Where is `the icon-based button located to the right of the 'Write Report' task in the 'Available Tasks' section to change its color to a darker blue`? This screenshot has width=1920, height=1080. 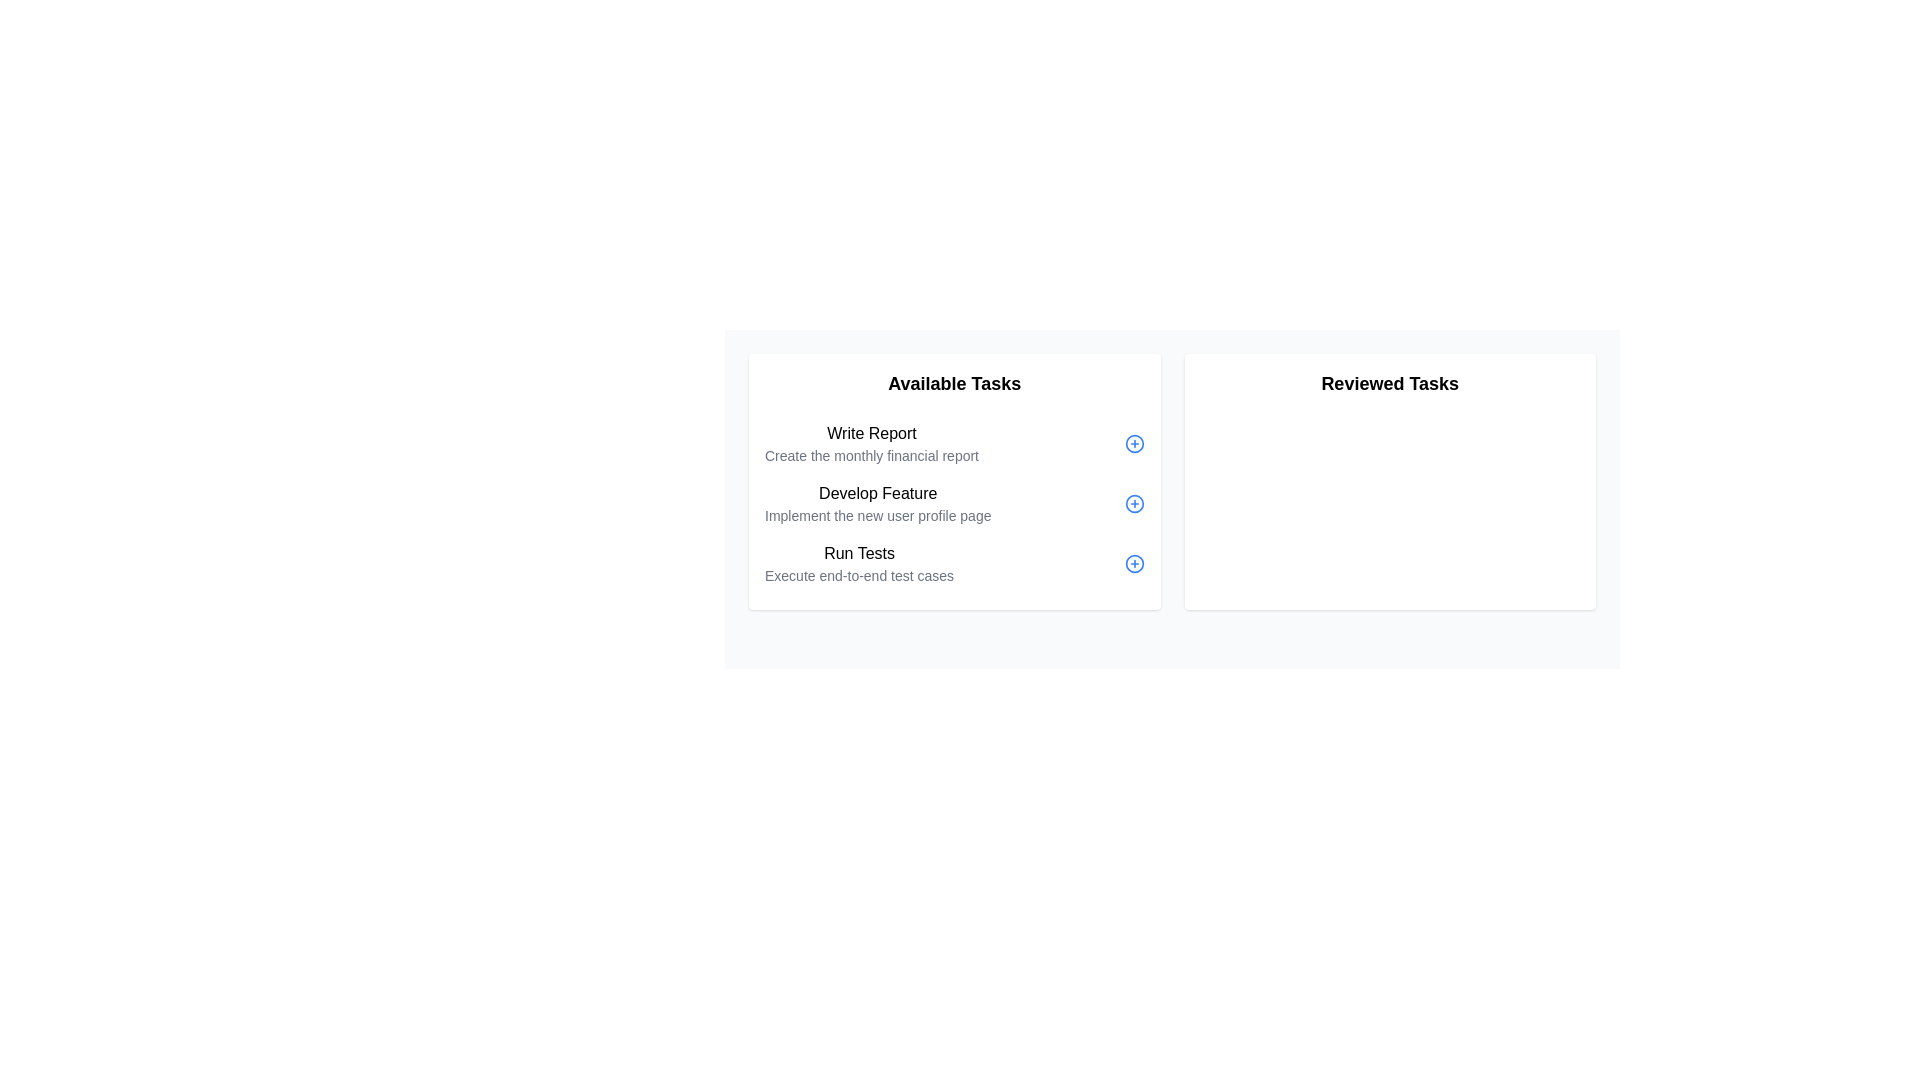 the icon-based button located to the right of the 'Write Report' task in the 'Available Tasks' section to change its color to a darker blue is located at coordinates (1134, 442).